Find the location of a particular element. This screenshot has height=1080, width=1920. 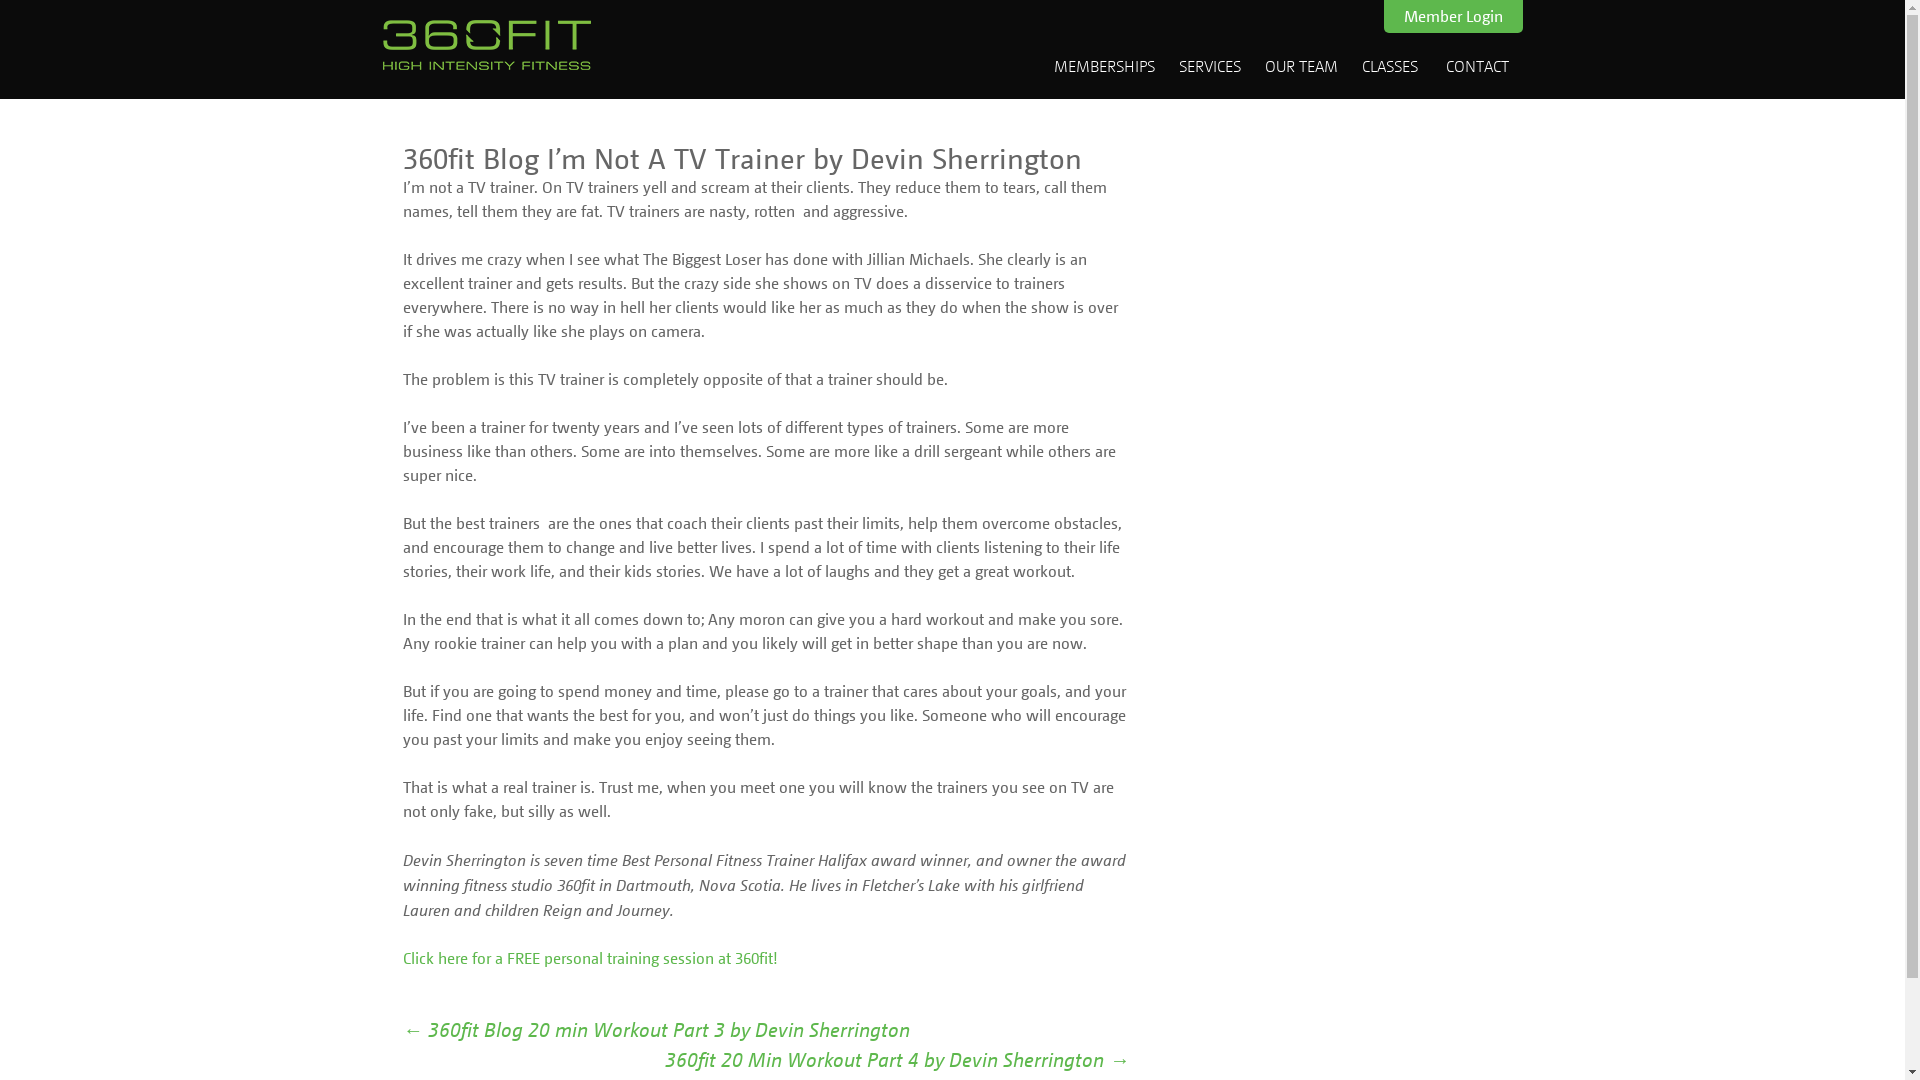

'CLASSES' is located at coordinates (1389, 64).